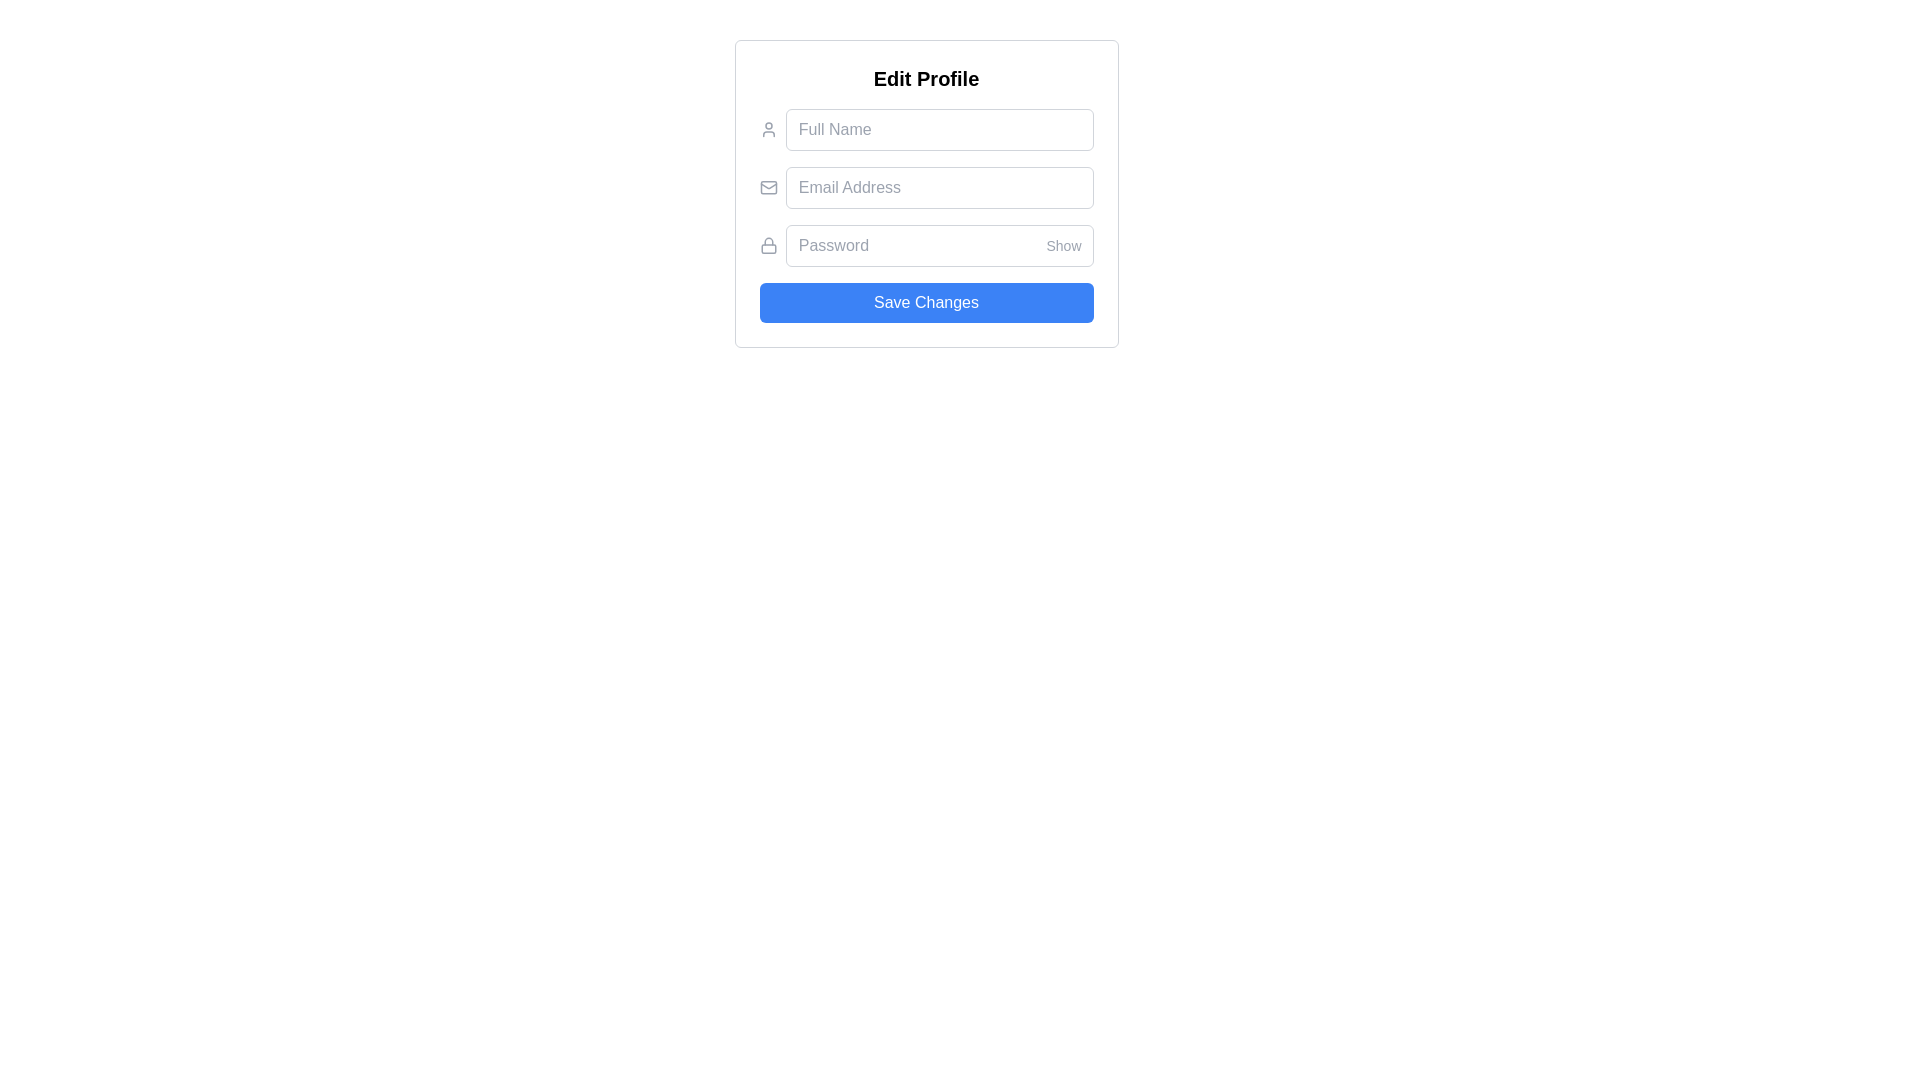  What do you see at coordinates (925, 303) in the screenshot?
I see `the 'Save Changes' button` at bounding box center [925, 303].